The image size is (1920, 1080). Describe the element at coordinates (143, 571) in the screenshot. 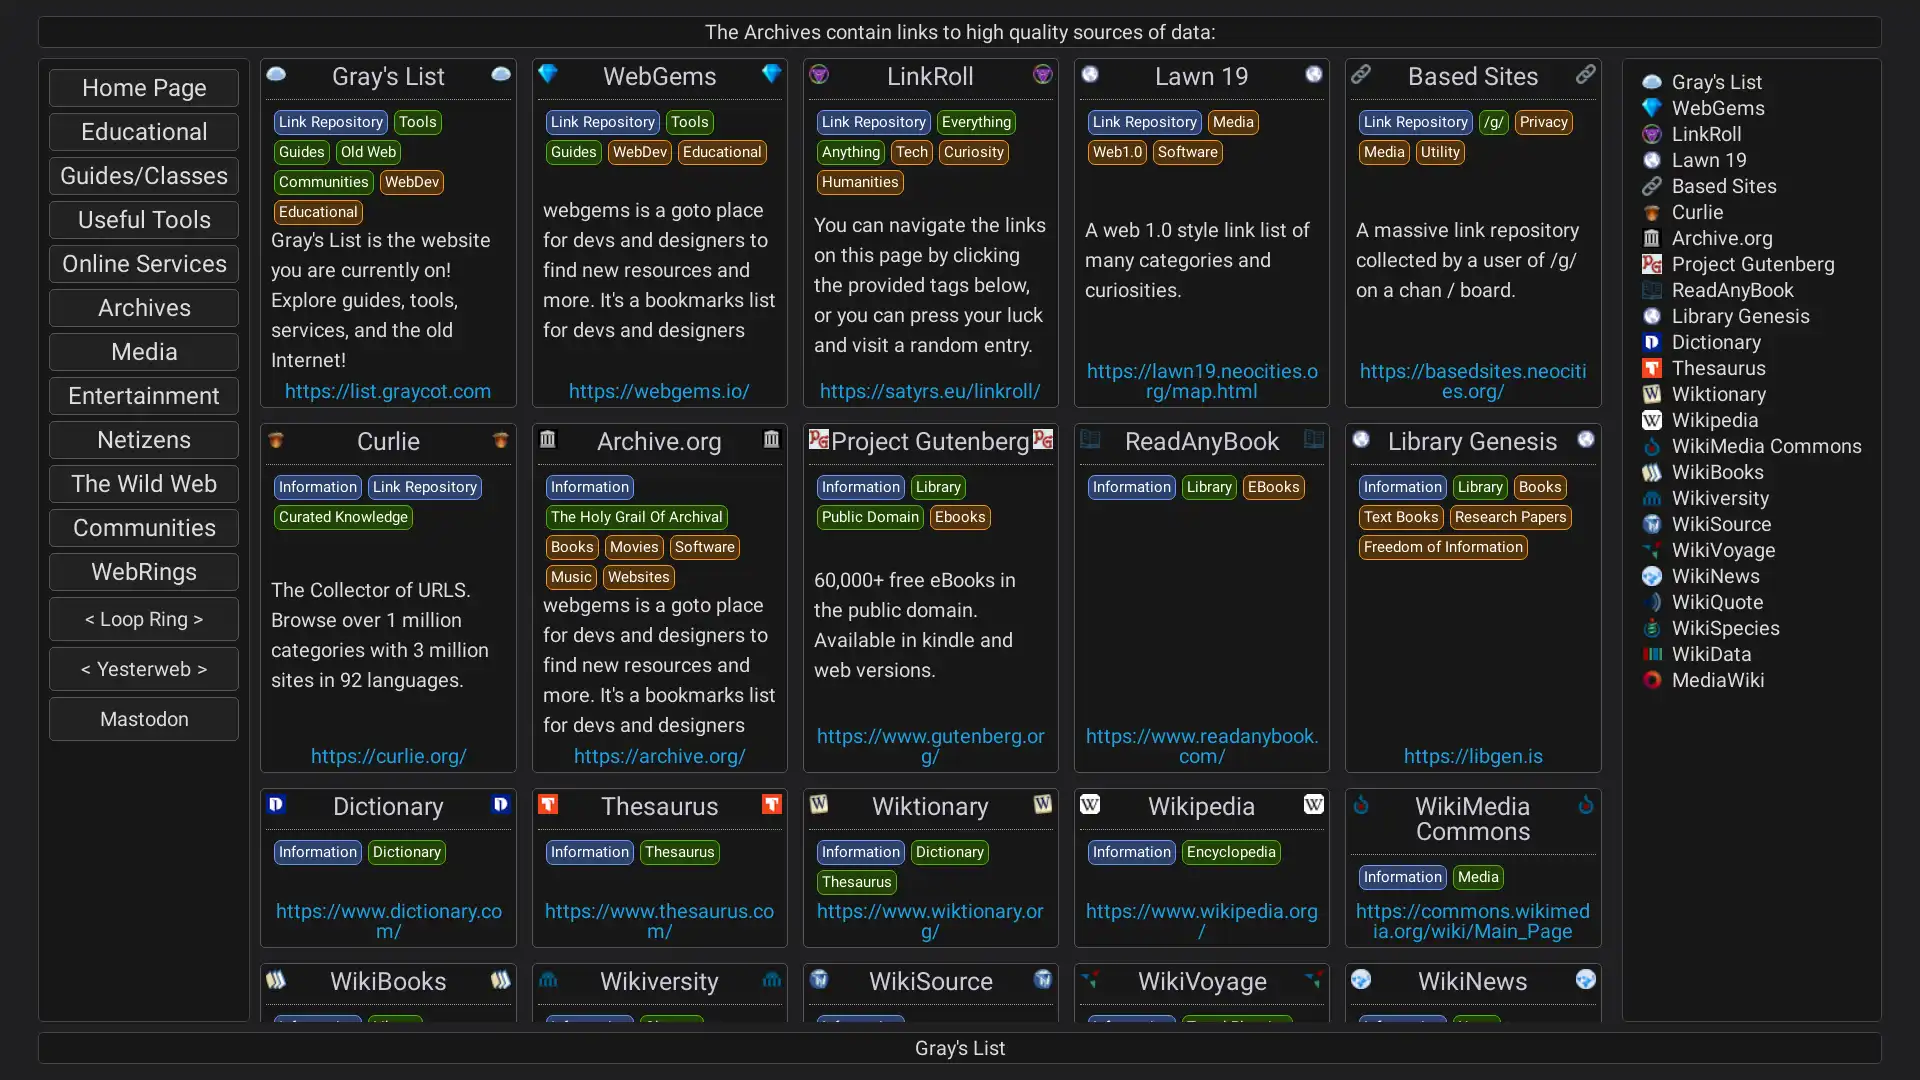

I see `WebRings` at that location.